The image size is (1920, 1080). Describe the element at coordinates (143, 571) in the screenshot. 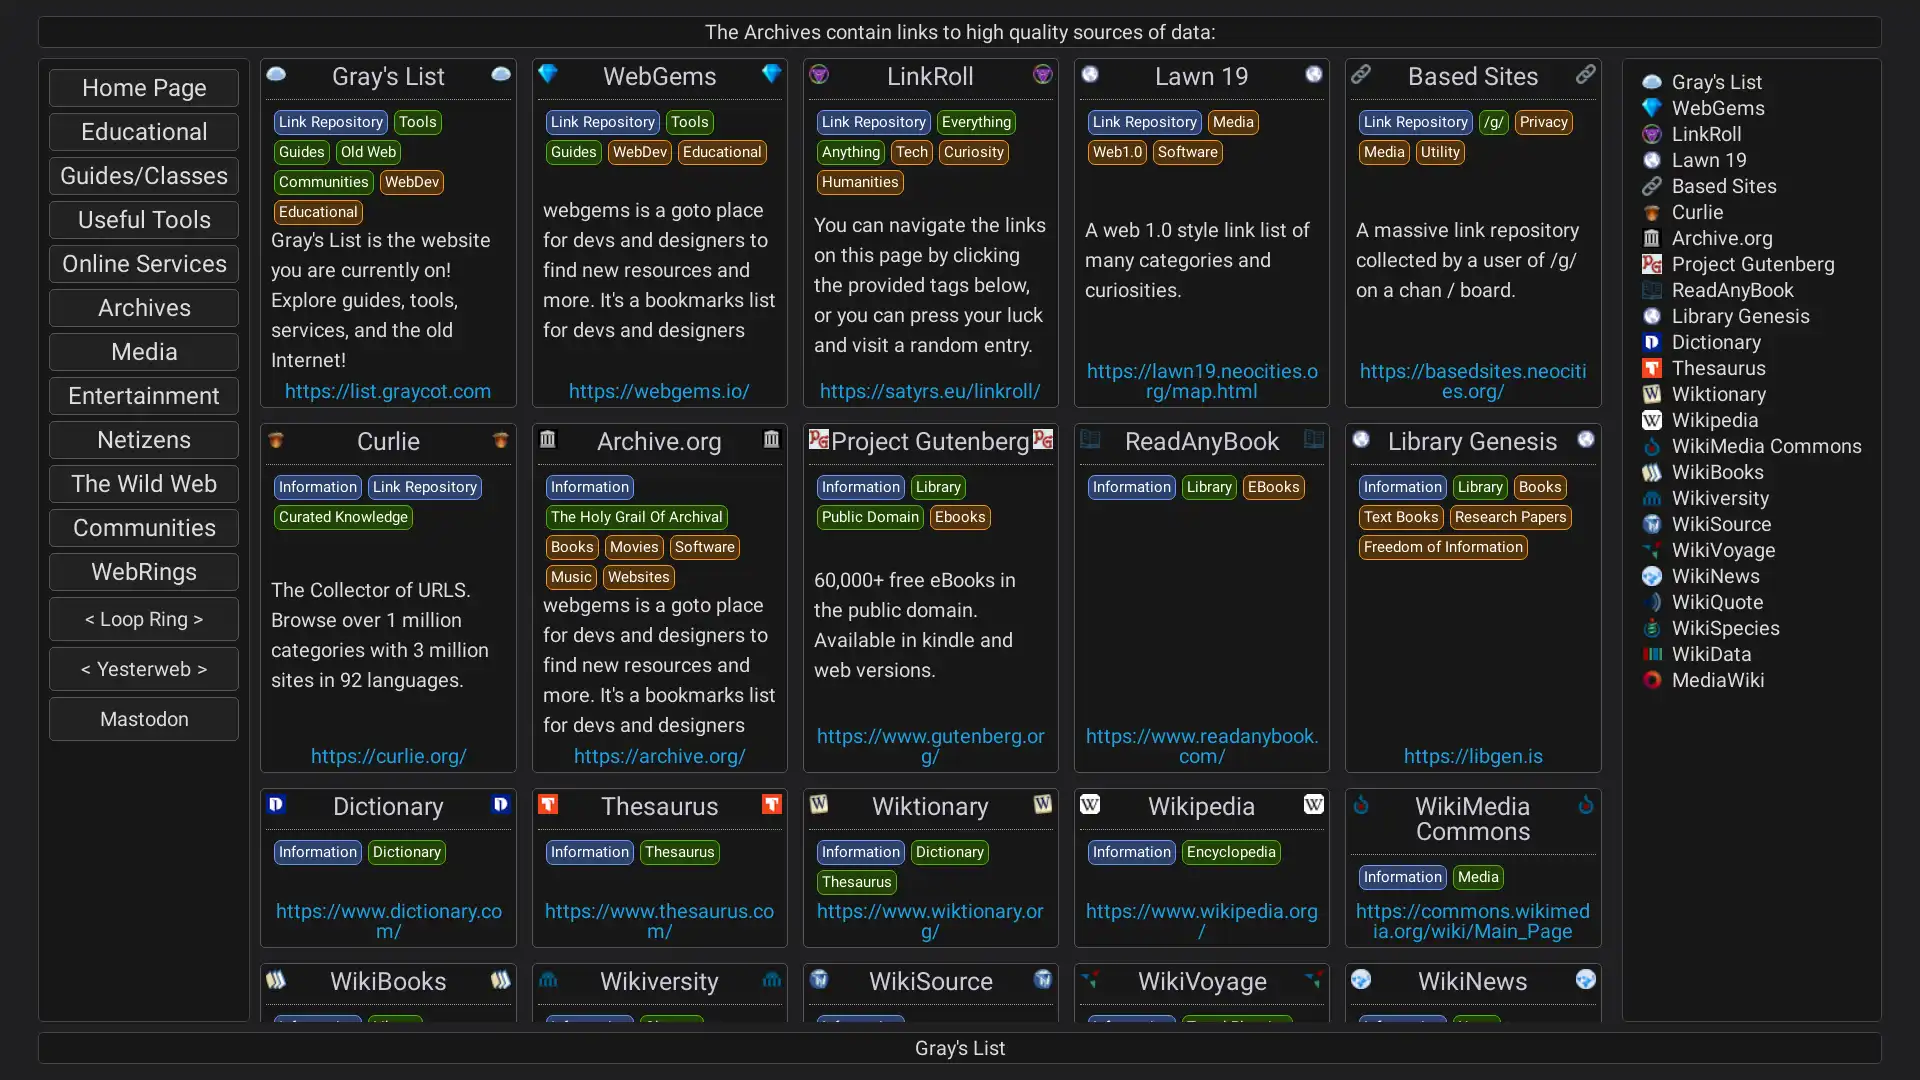

I see `WebRings` at that location.